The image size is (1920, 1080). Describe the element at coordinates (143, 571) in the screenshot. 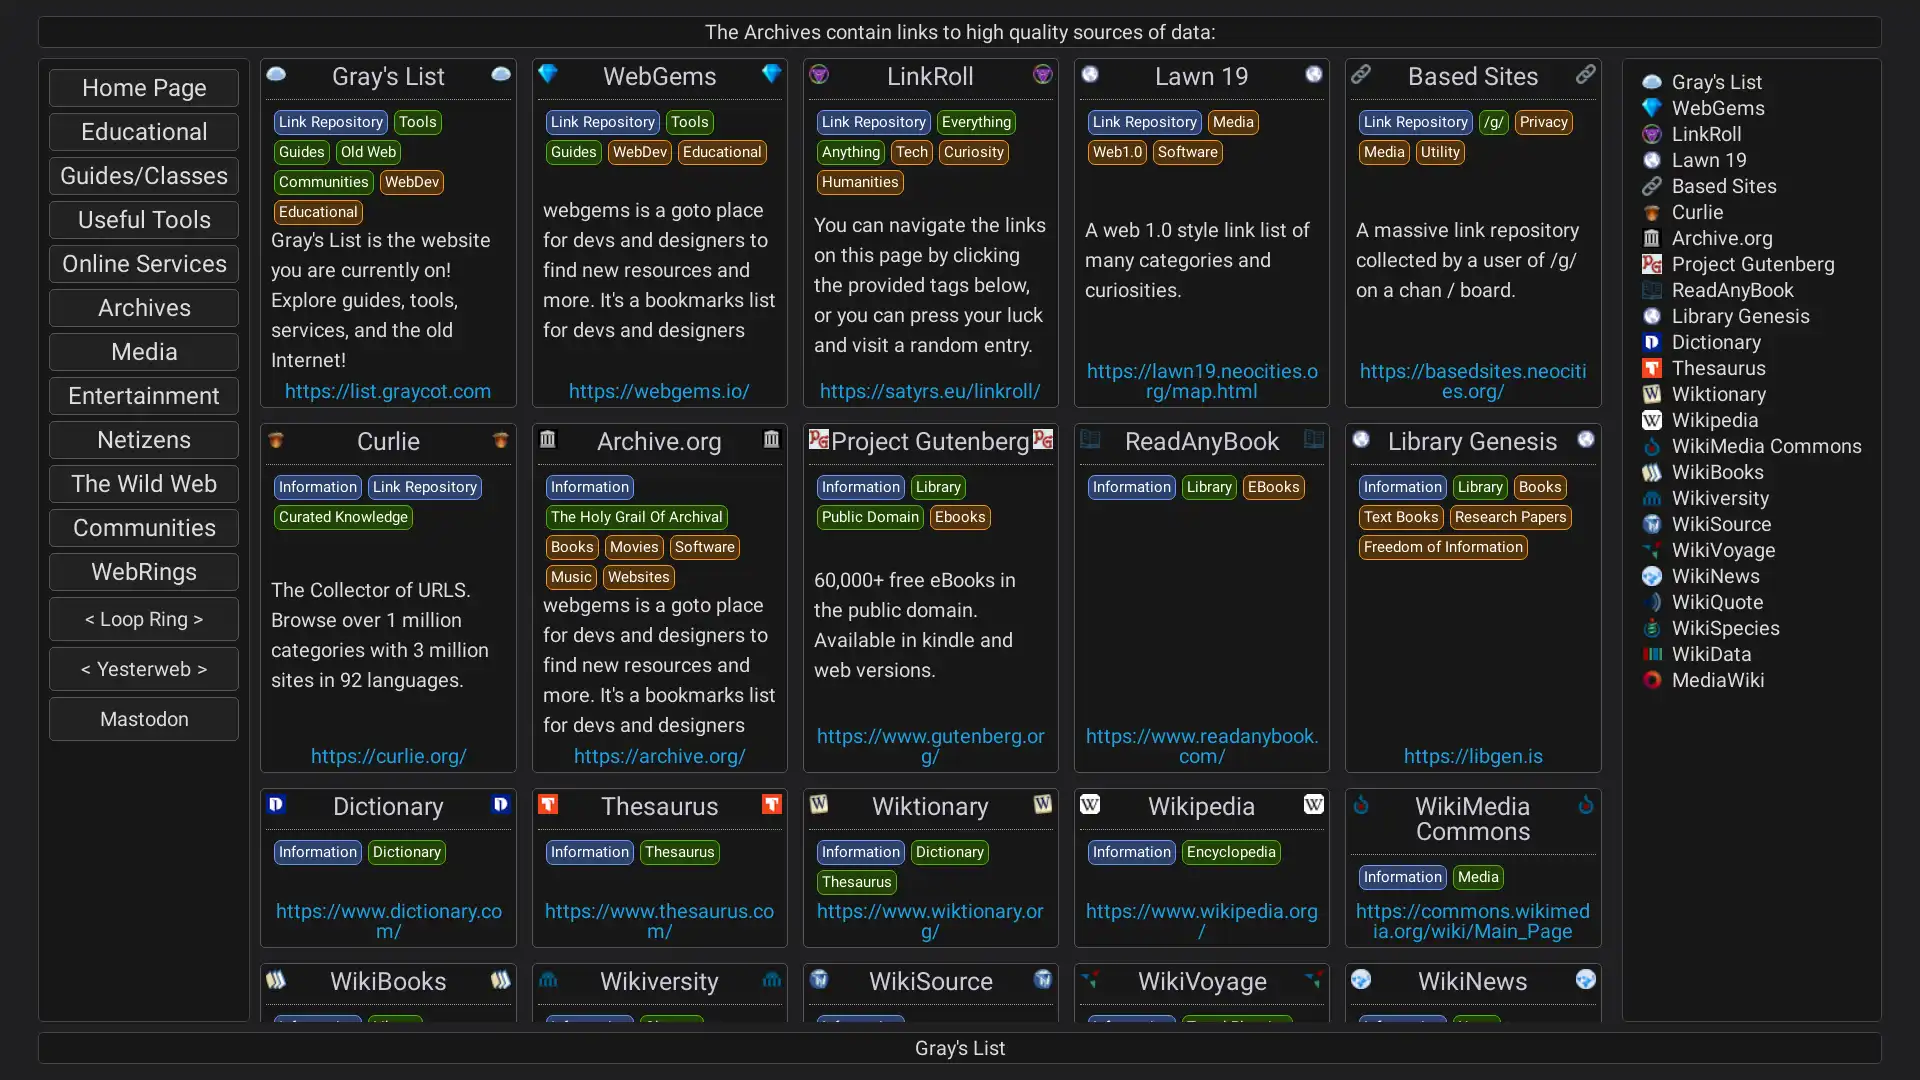

I see `WebRings` at that location.